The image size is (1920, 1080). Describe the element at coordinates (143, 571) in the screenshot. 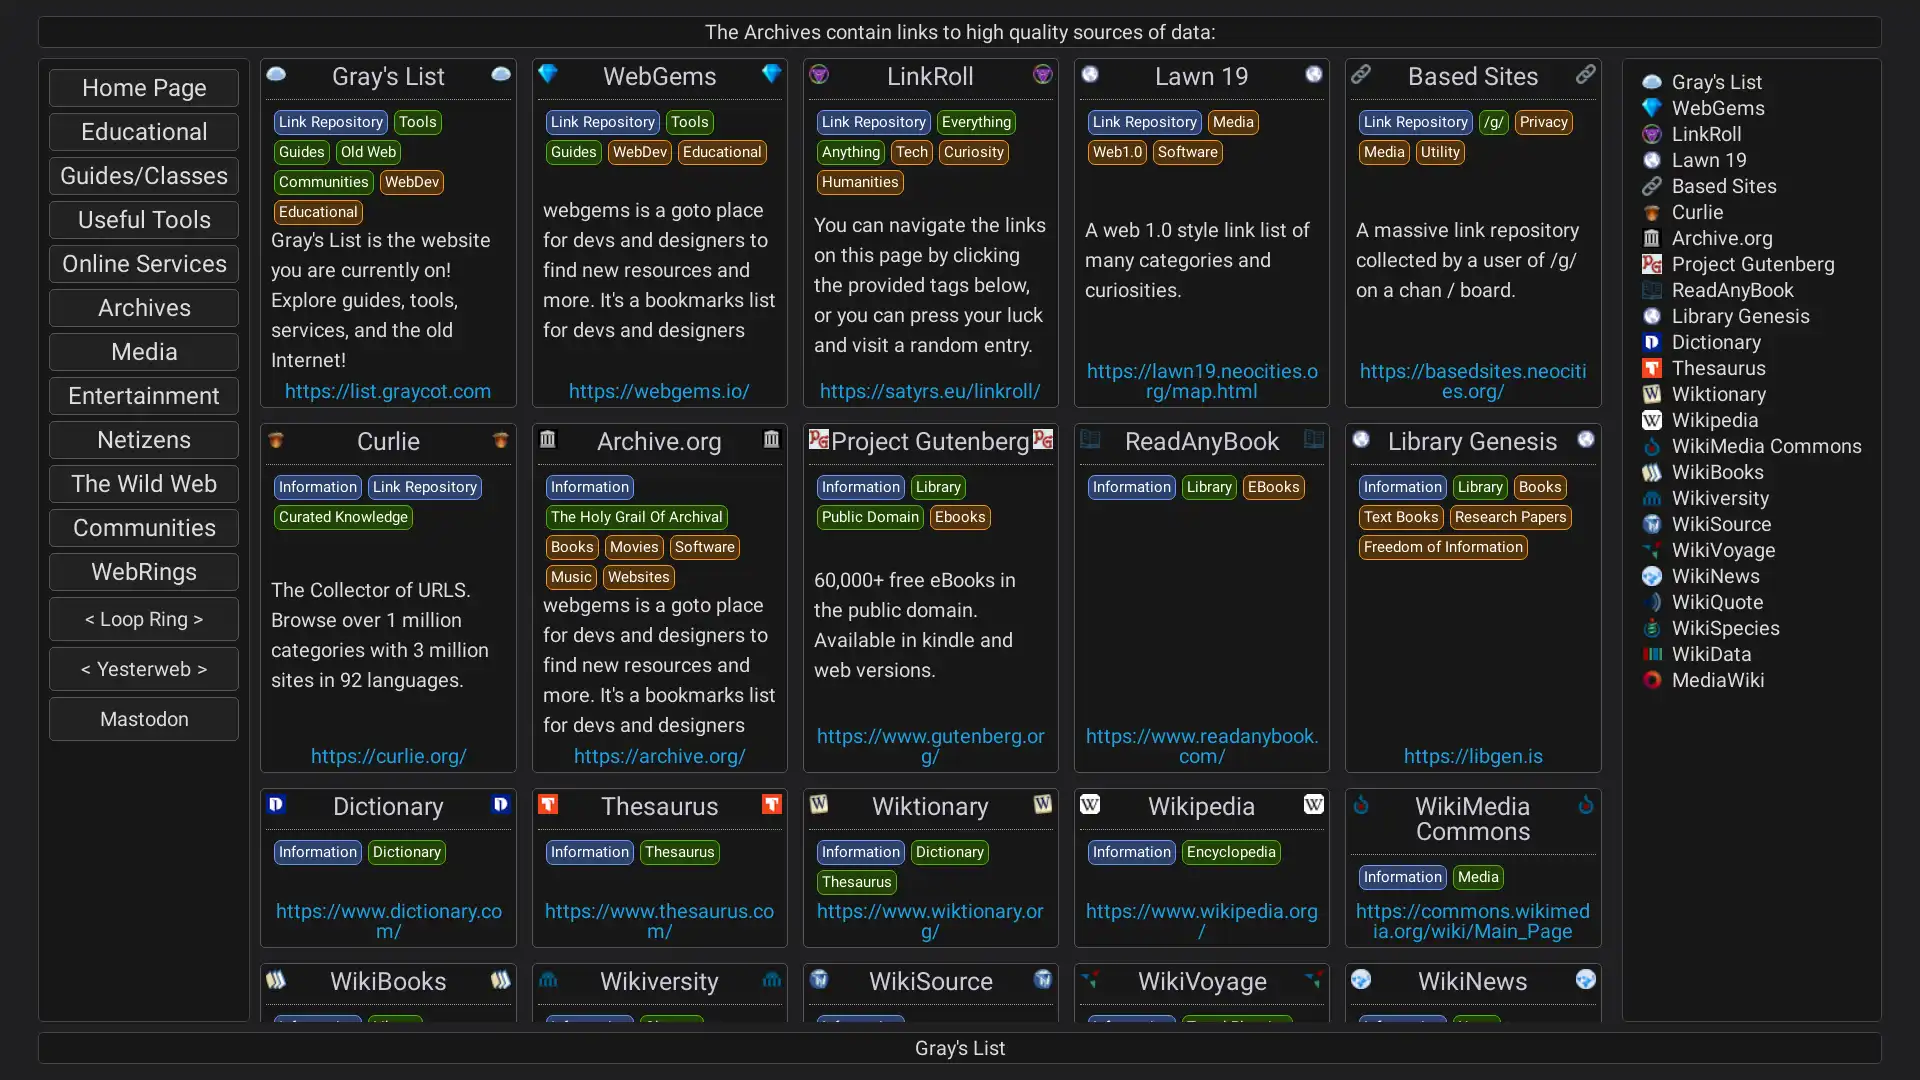

I see `WebRings` at that location.